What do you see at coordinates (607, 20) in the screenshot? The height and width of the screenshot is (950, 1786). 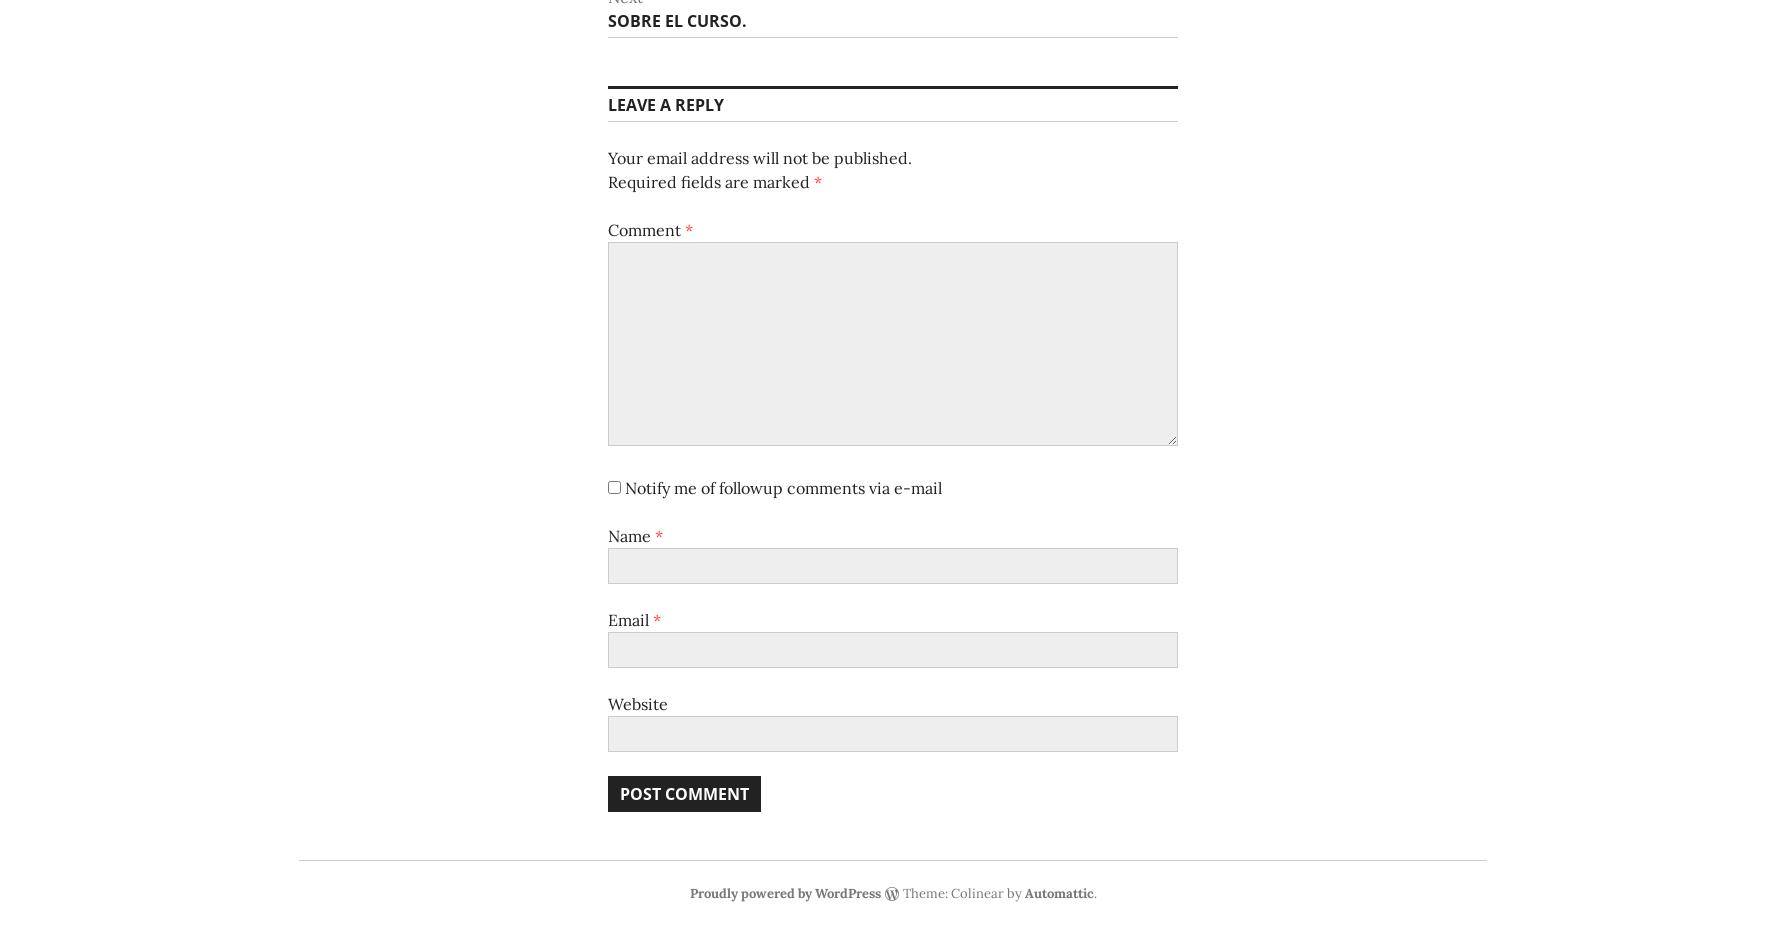 I see `'Sobre el curso.'` at bounding box center [607, 20].